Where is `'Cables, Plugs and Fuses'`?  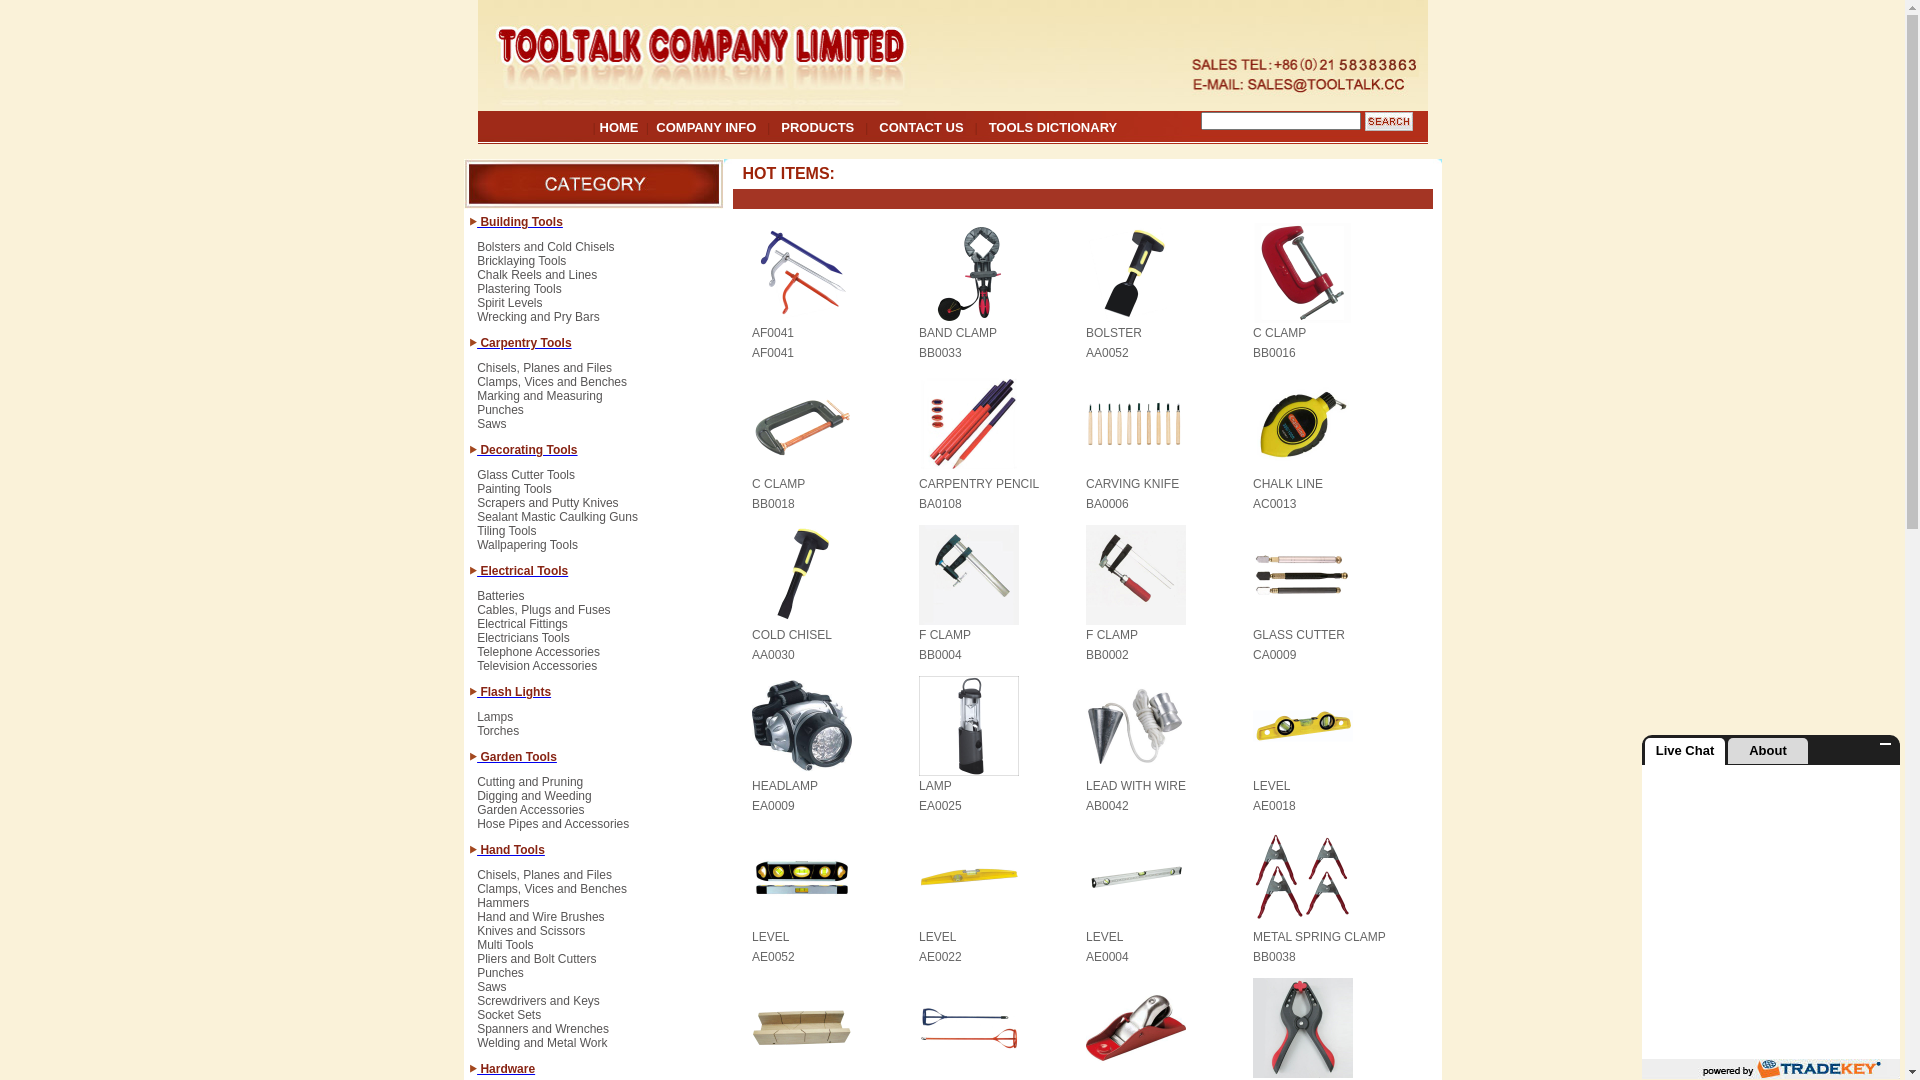 'Cables, Plugs and Fuses' is located at coordinates (543, 616).